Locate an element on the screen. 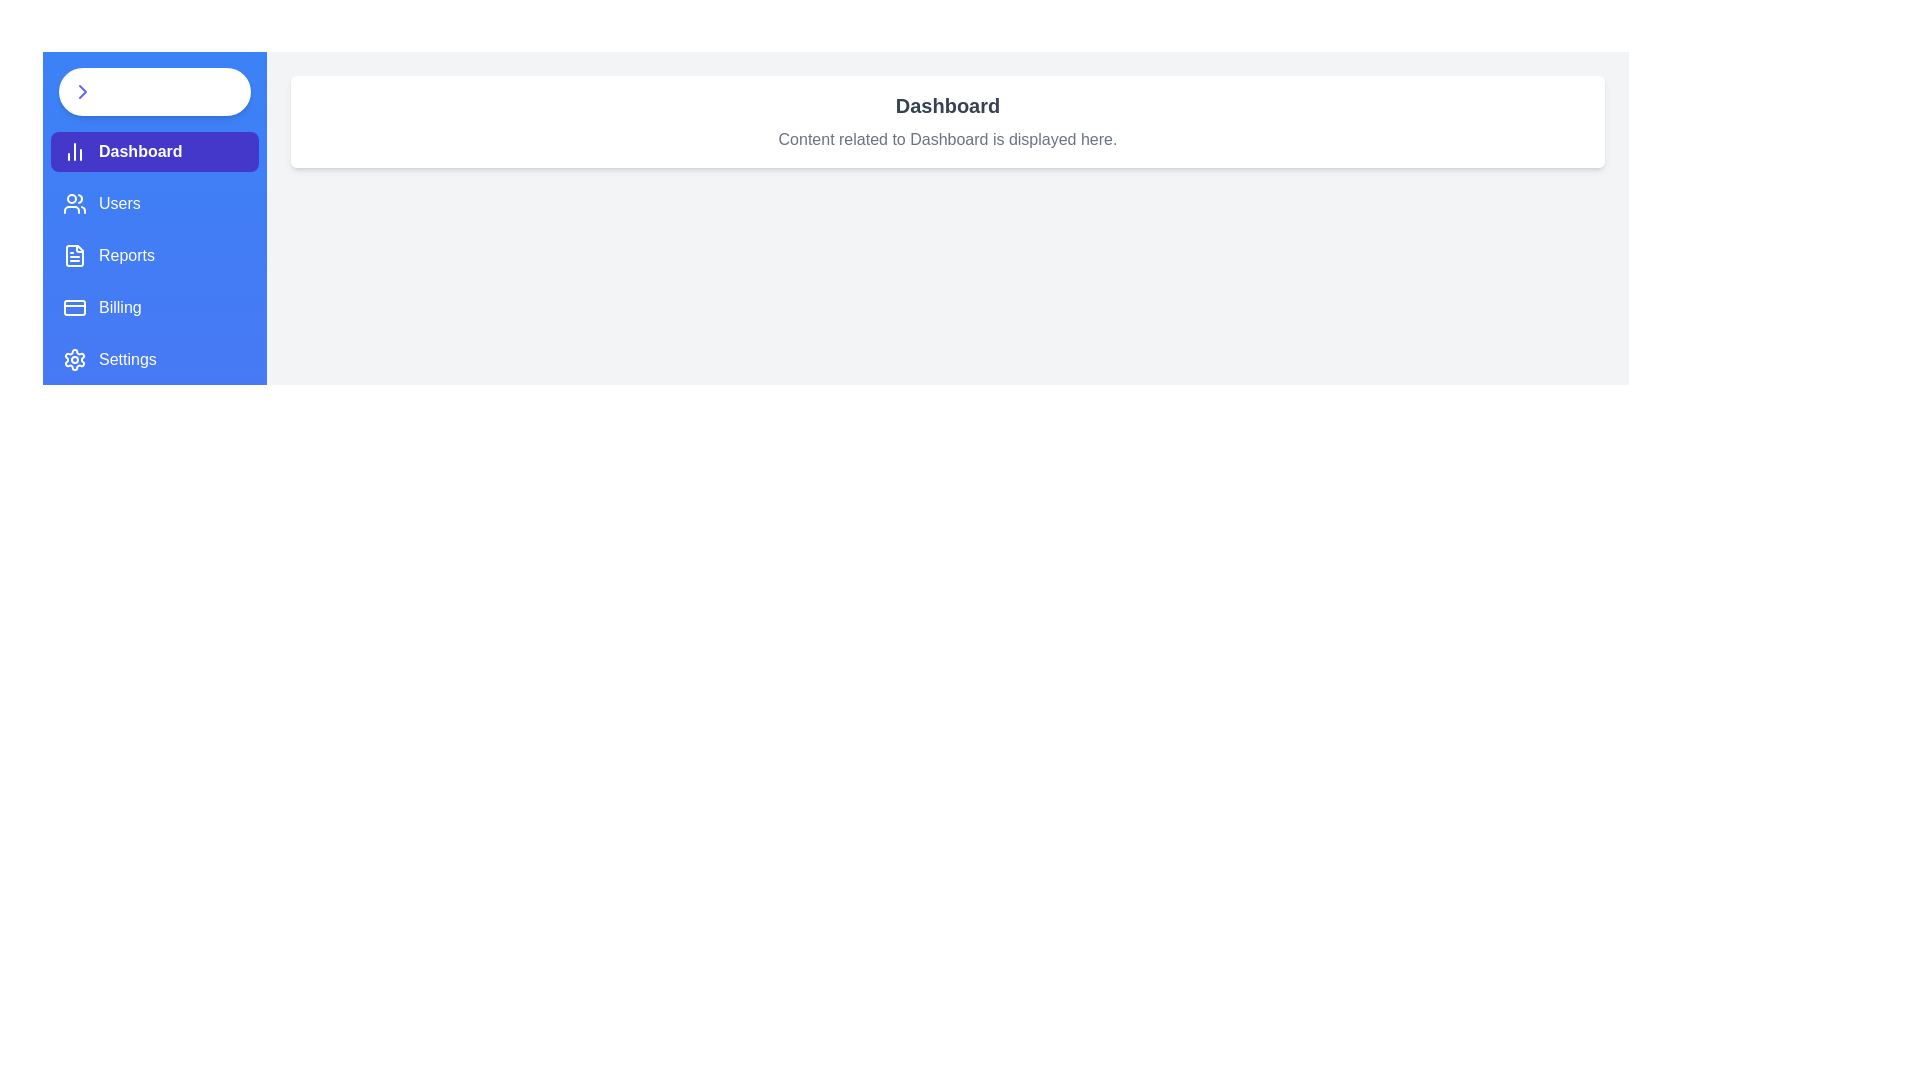 The image size is (1920, 1080). the arrow button to toggle the drawer's state is located at coordinates (153, 92).